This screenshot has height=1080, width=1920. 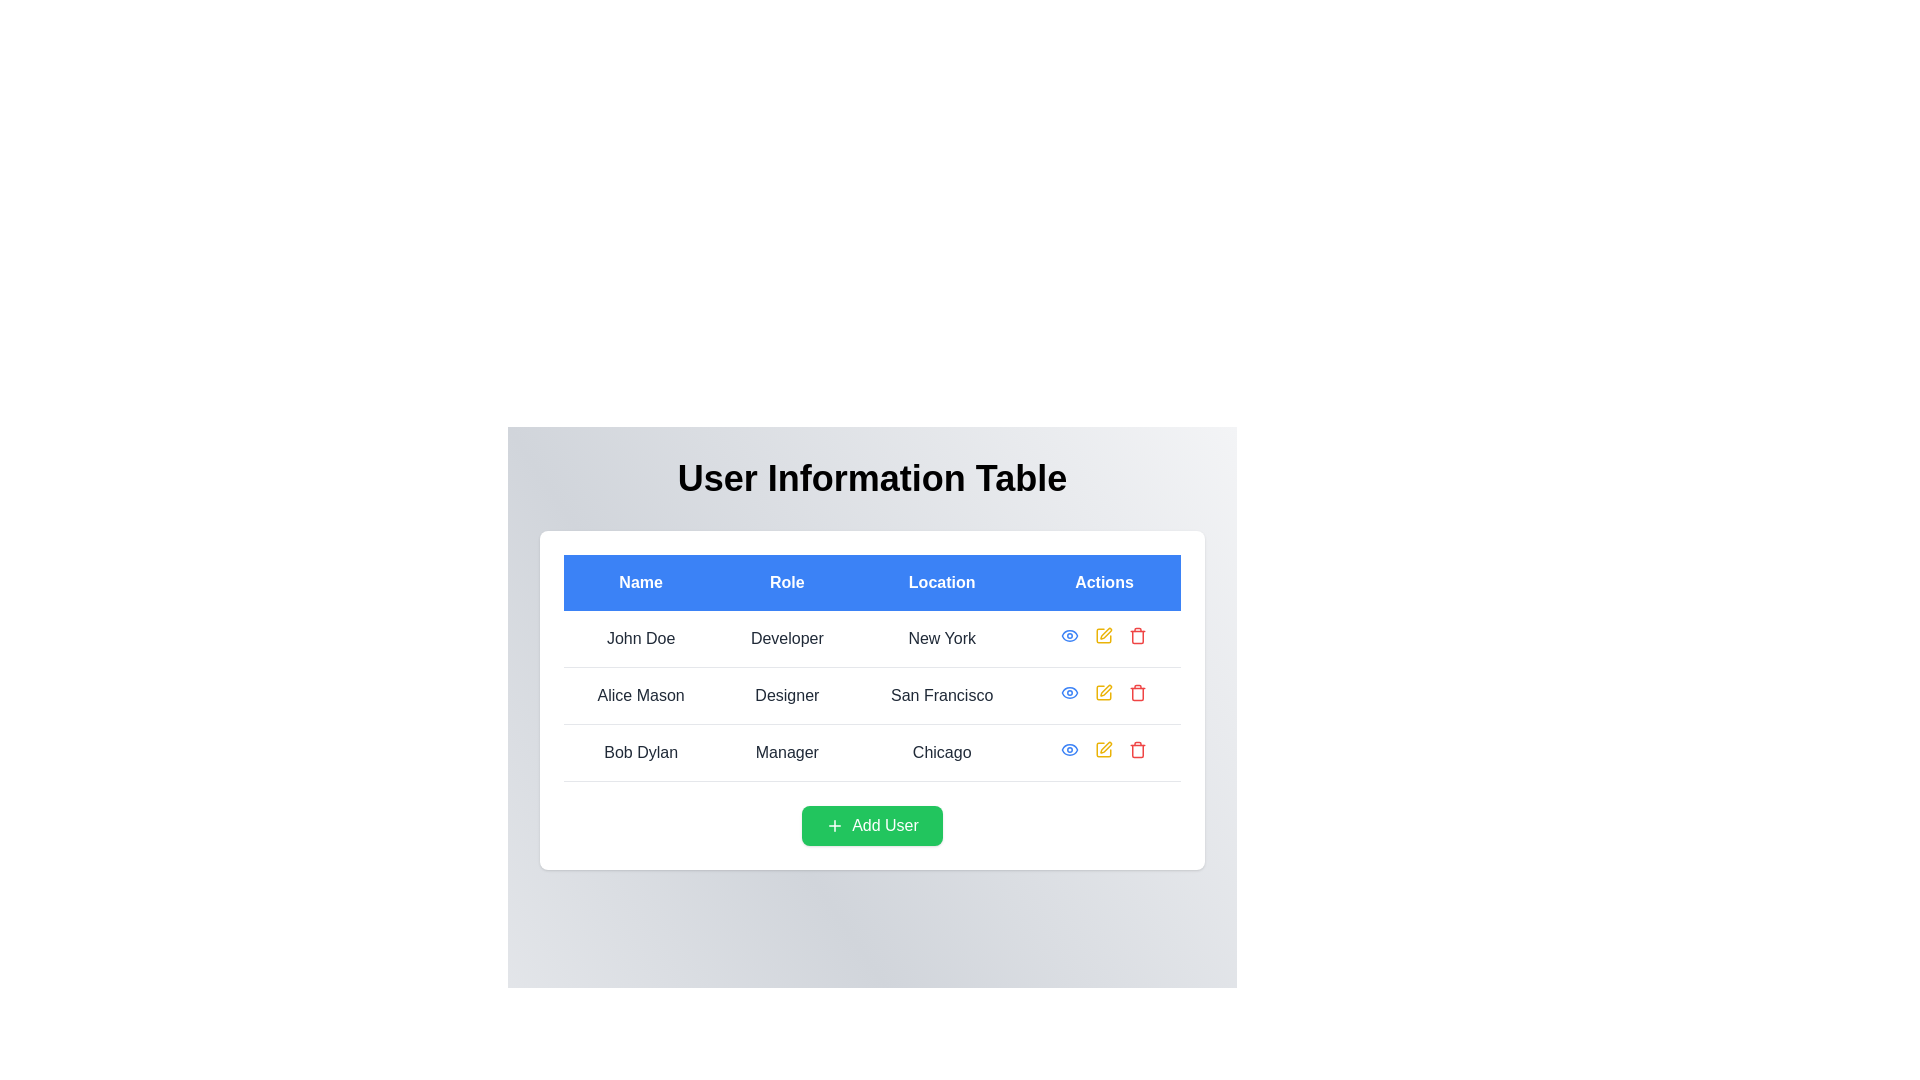 I want to click on the second row of the user data table that contains details about a user, located between 'John Doe' and 'Bob Dylan', so click(x=872, y=695).